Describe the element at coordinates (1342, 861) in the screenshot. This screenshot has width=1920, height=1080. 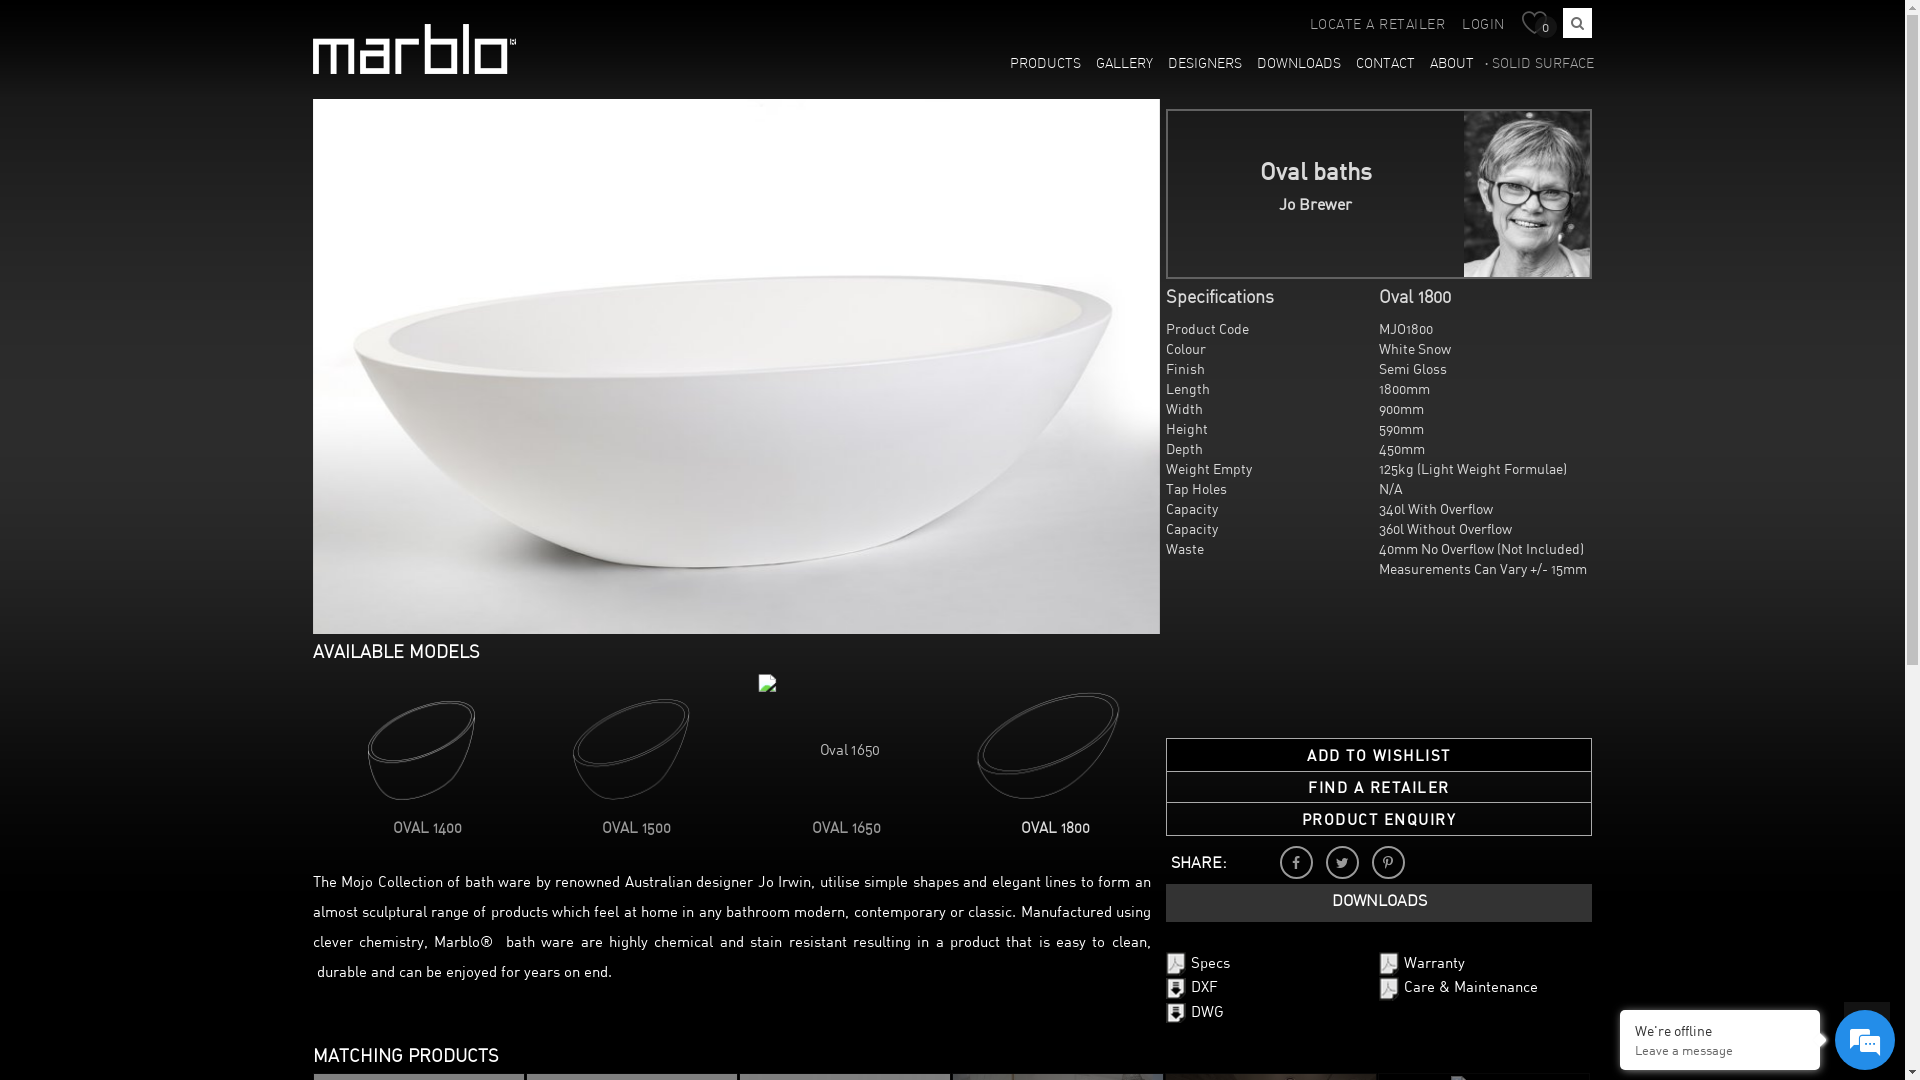
I see `'Twitter'` at that location.